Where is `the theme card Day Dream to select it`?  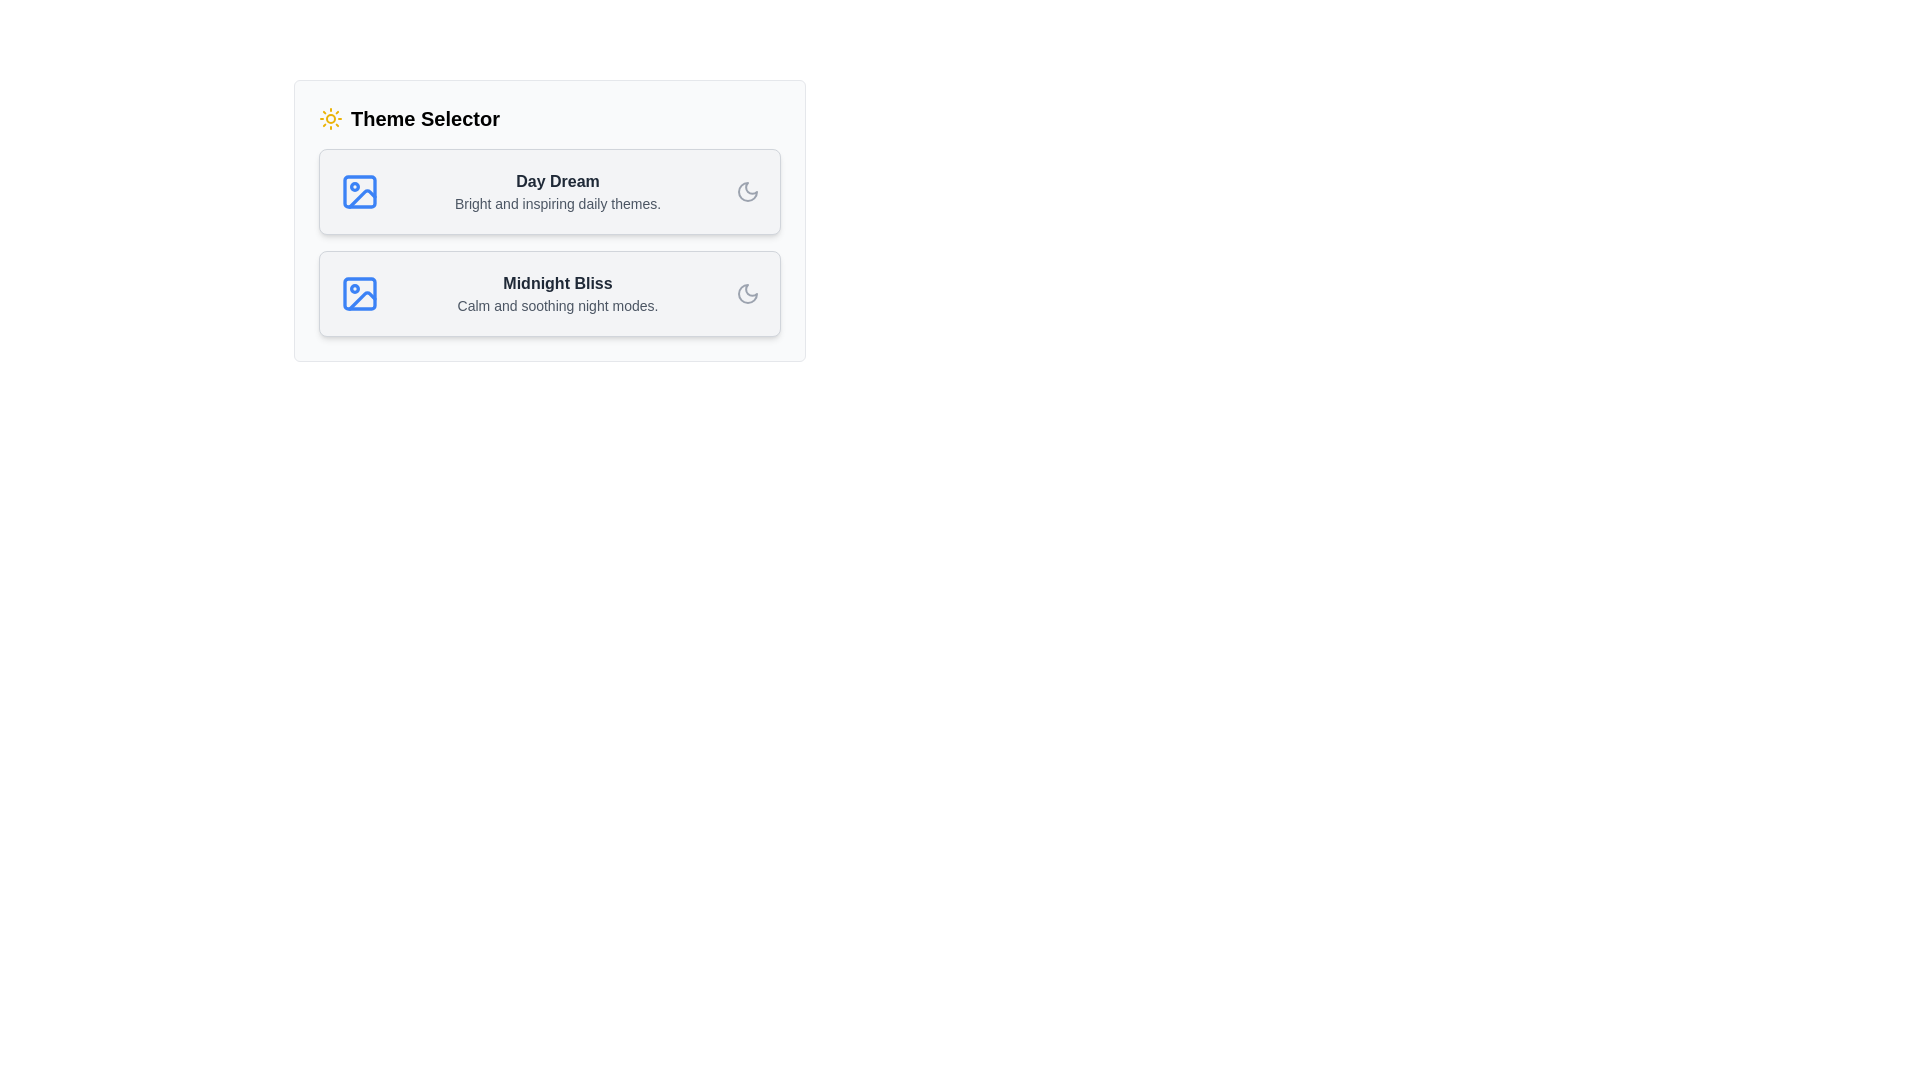
the theme card Day Dream to select it is located at coordinates (550, 192).